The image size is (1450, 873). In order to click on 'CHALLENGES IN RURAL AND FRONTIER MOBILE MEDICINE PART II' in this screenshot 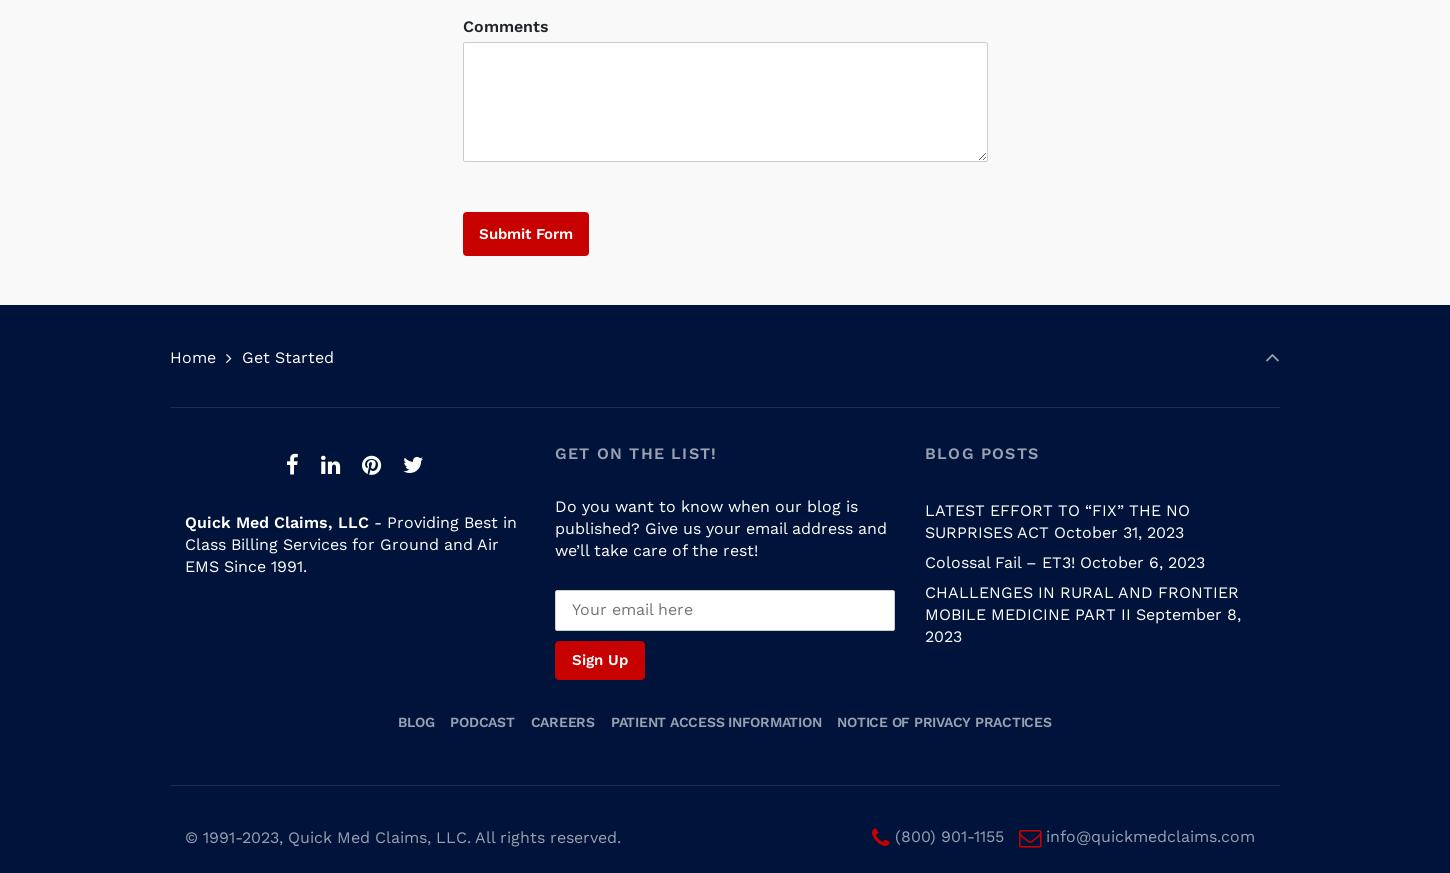, I will do `click(1080, 583)`.